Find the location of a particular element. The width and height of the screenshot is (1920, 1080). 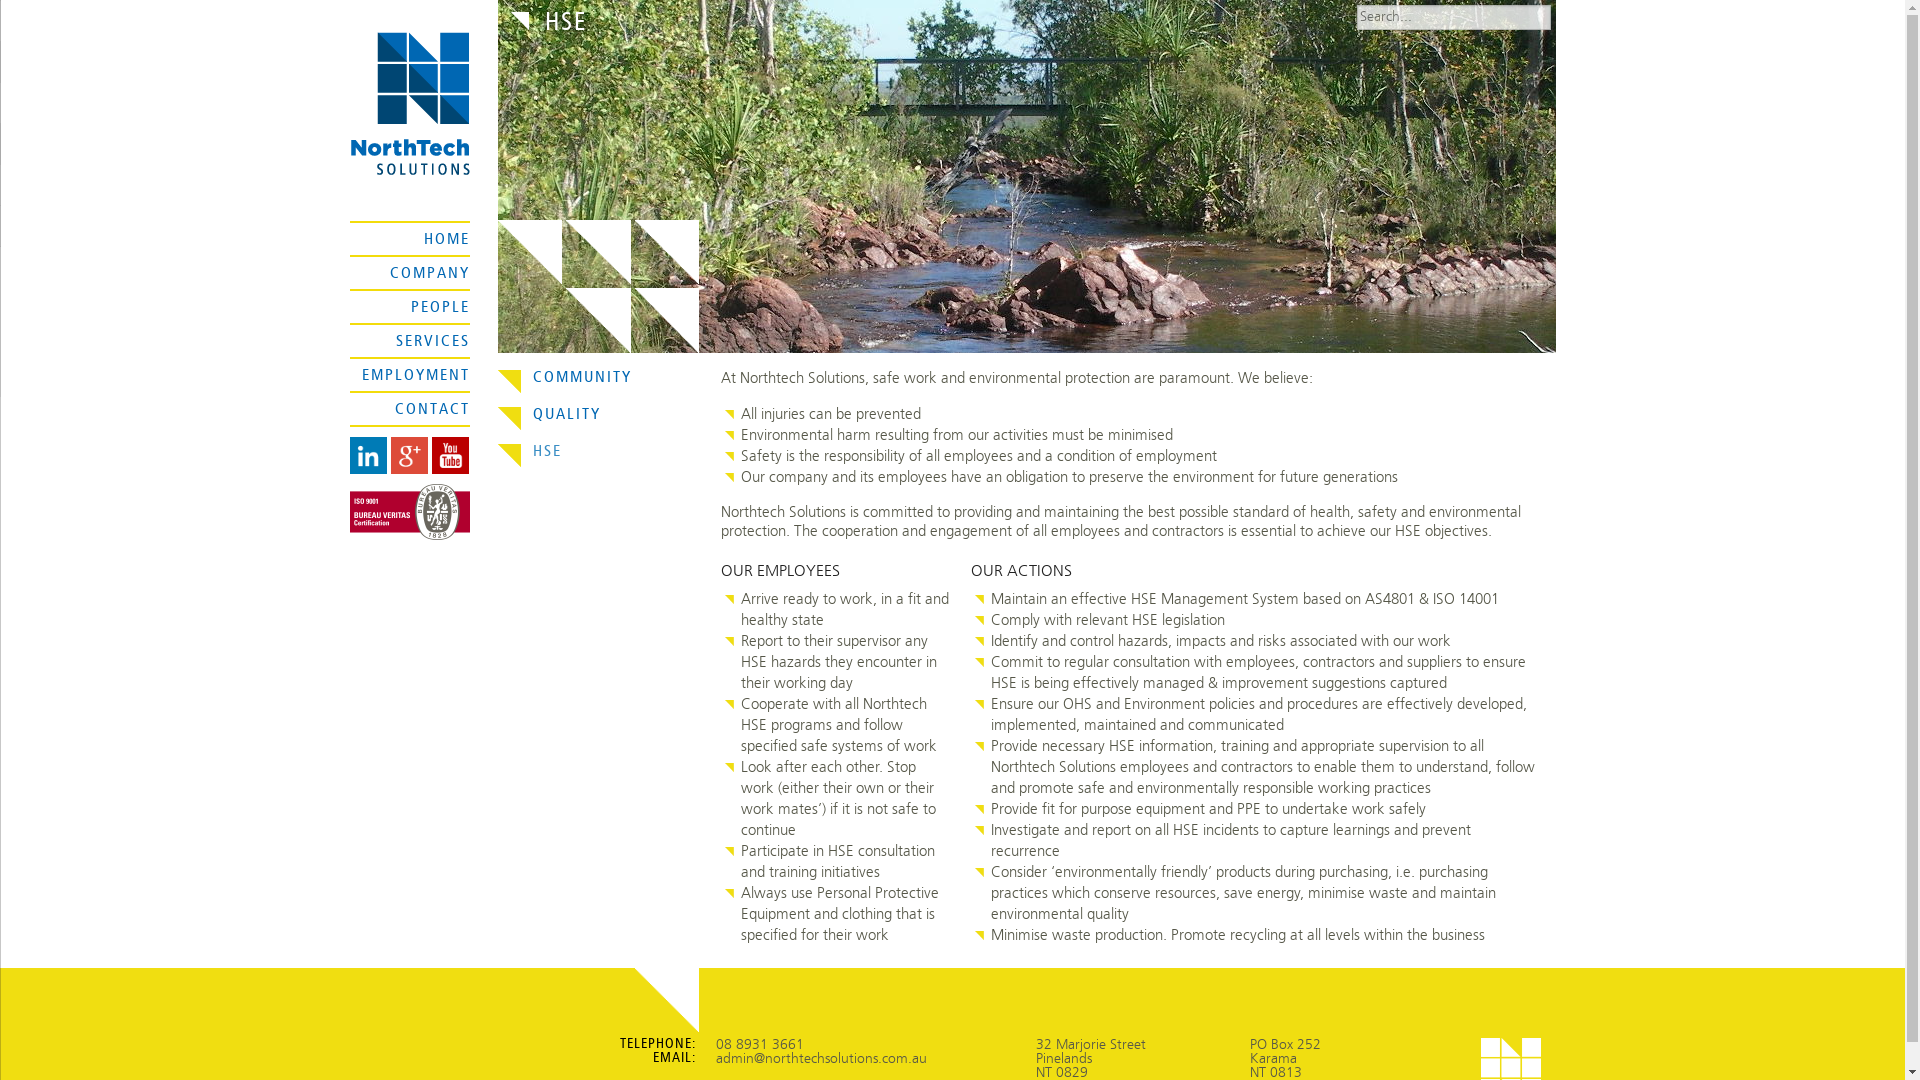

'HOME' is located at coordinates (445, 238).